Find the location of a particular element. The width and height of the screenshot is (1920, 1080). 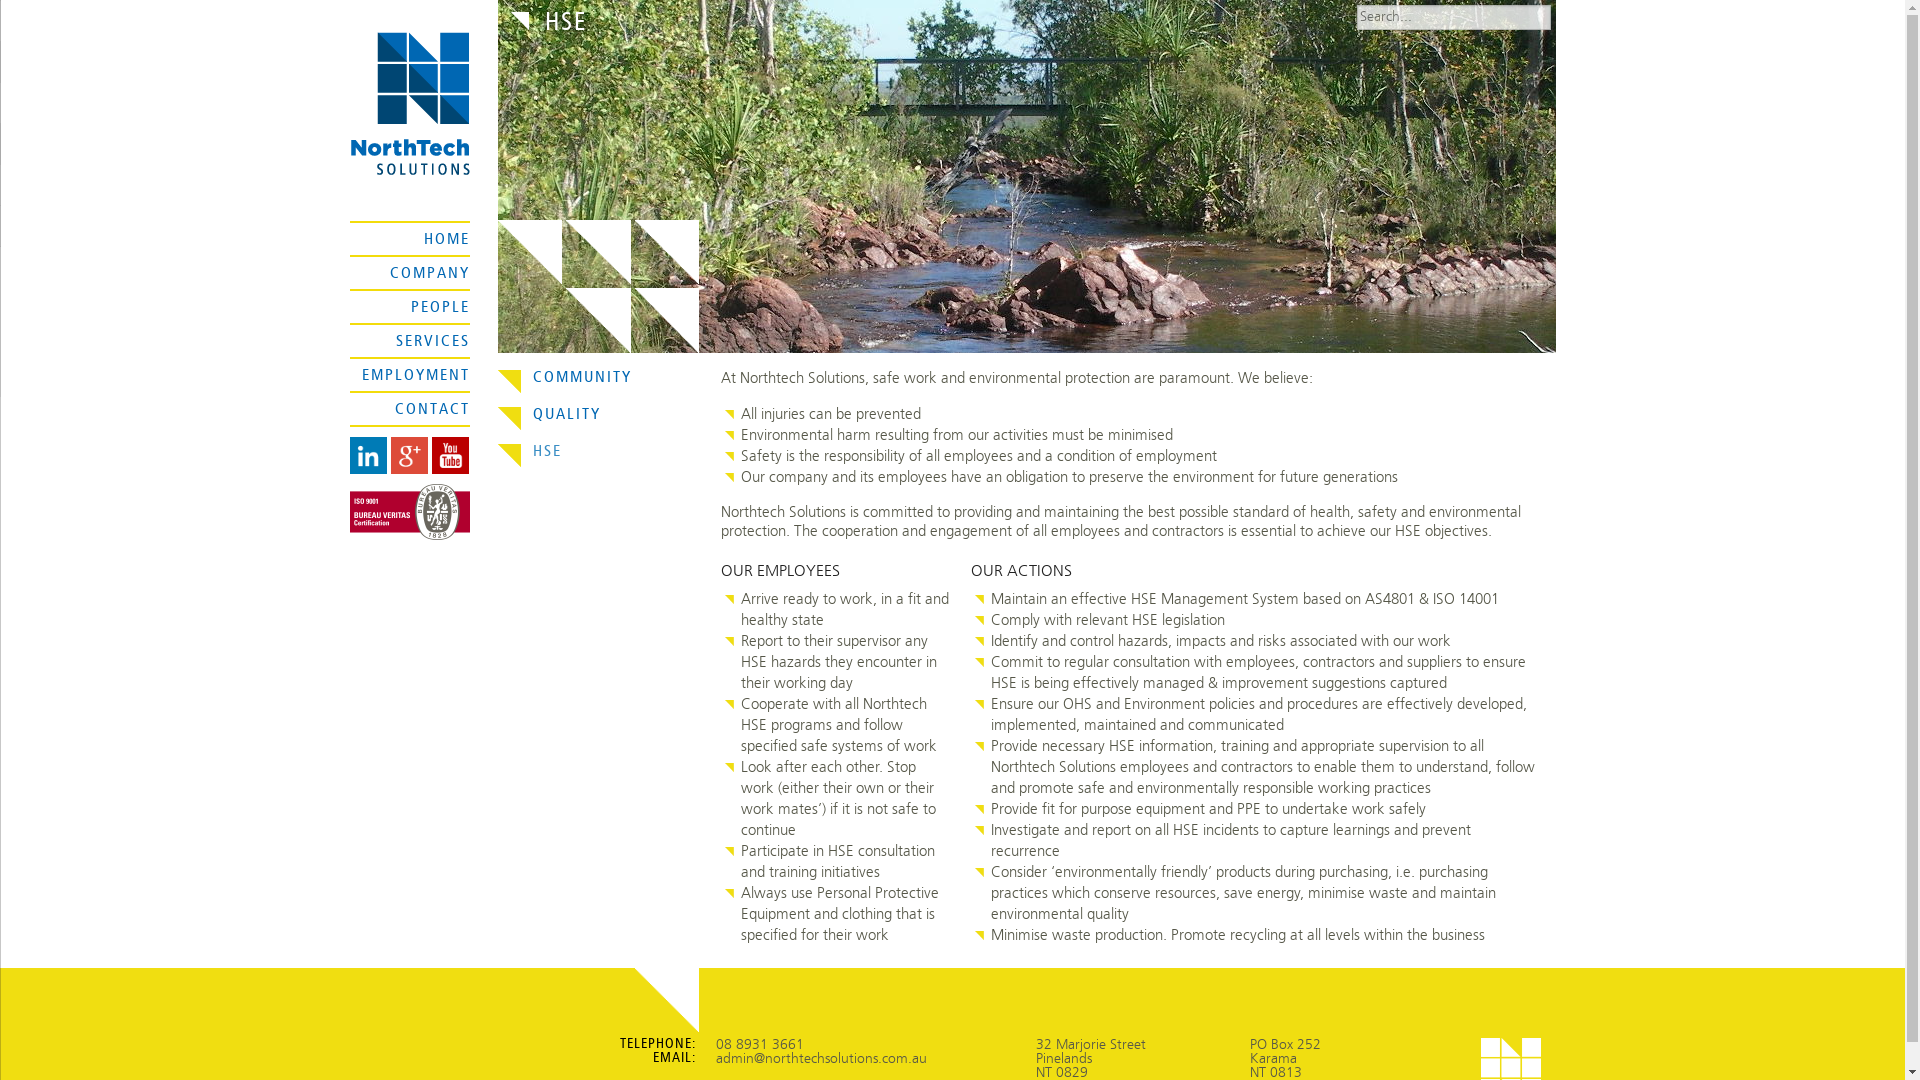

'HOME' is located at coordinates (445, 238).